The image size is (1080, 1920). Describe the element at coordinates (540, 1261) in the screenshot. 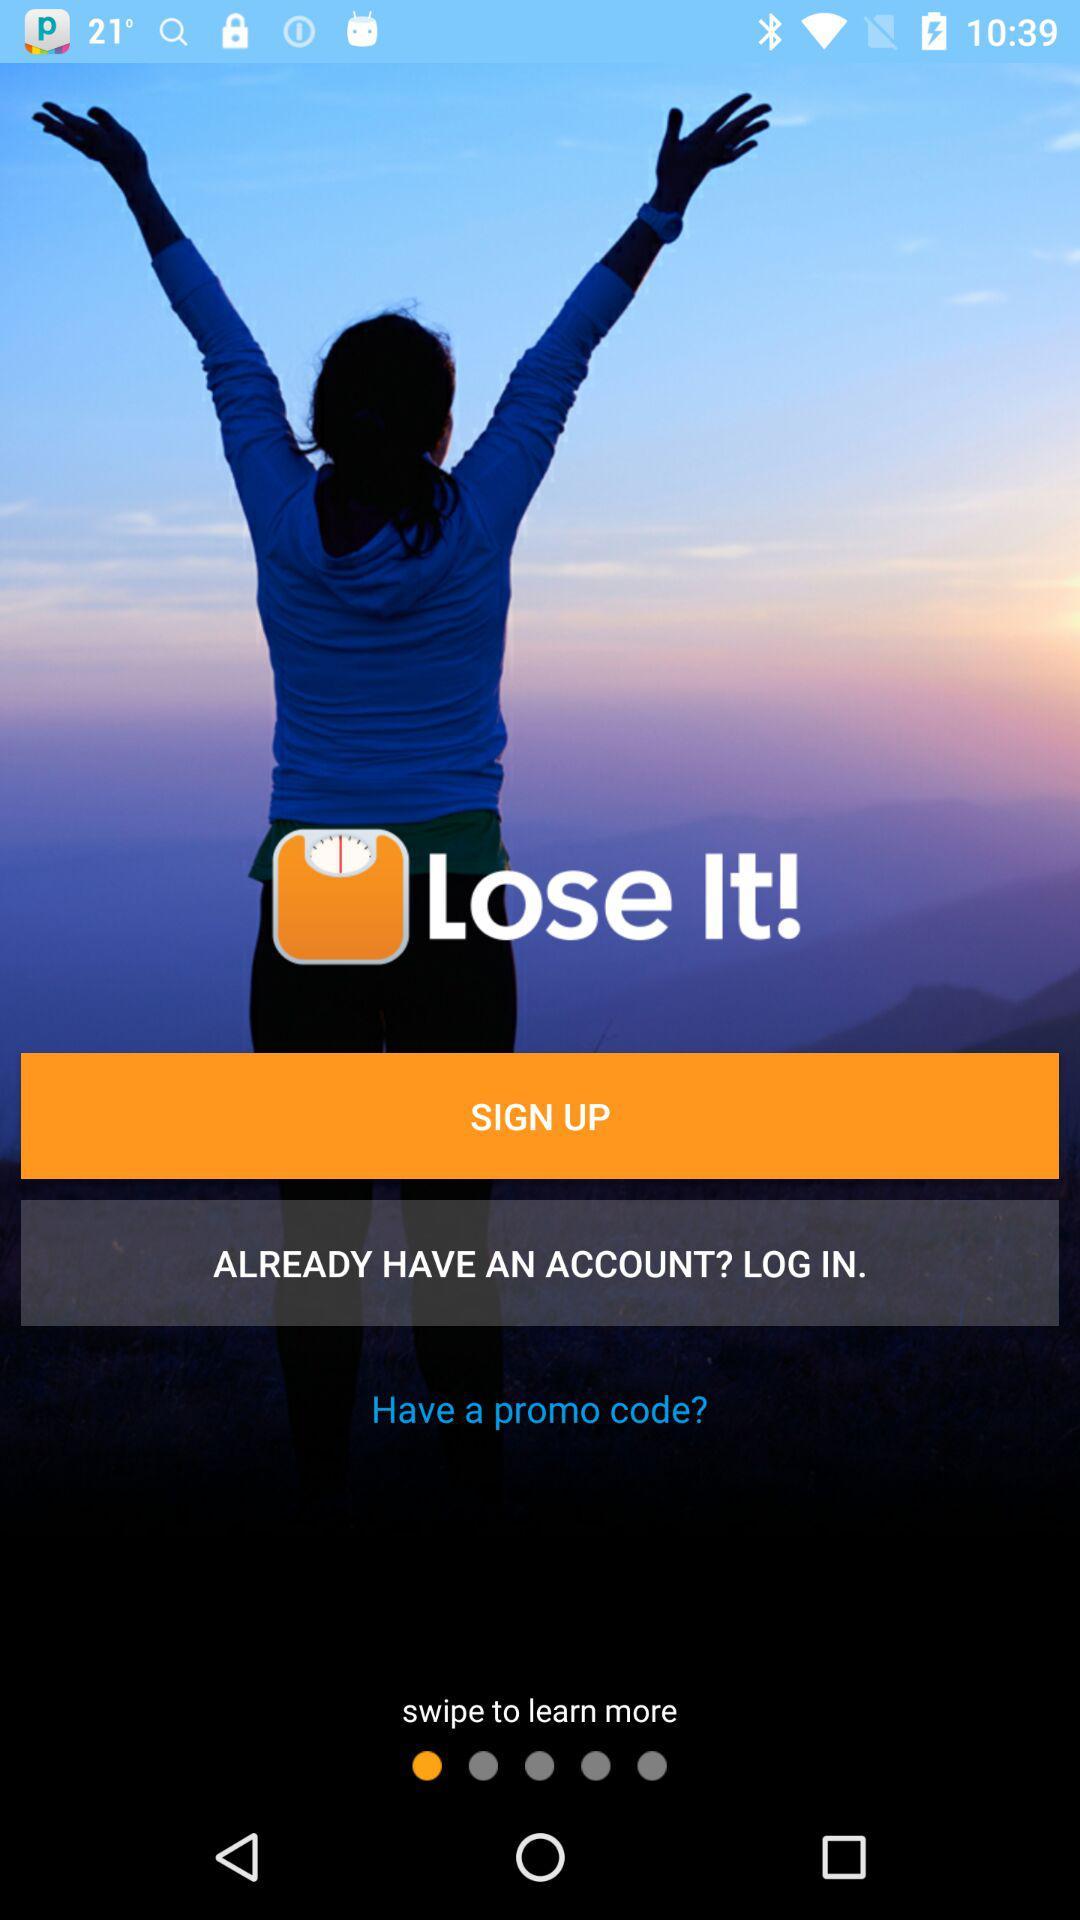

I see `icon above have a promo` at that location.